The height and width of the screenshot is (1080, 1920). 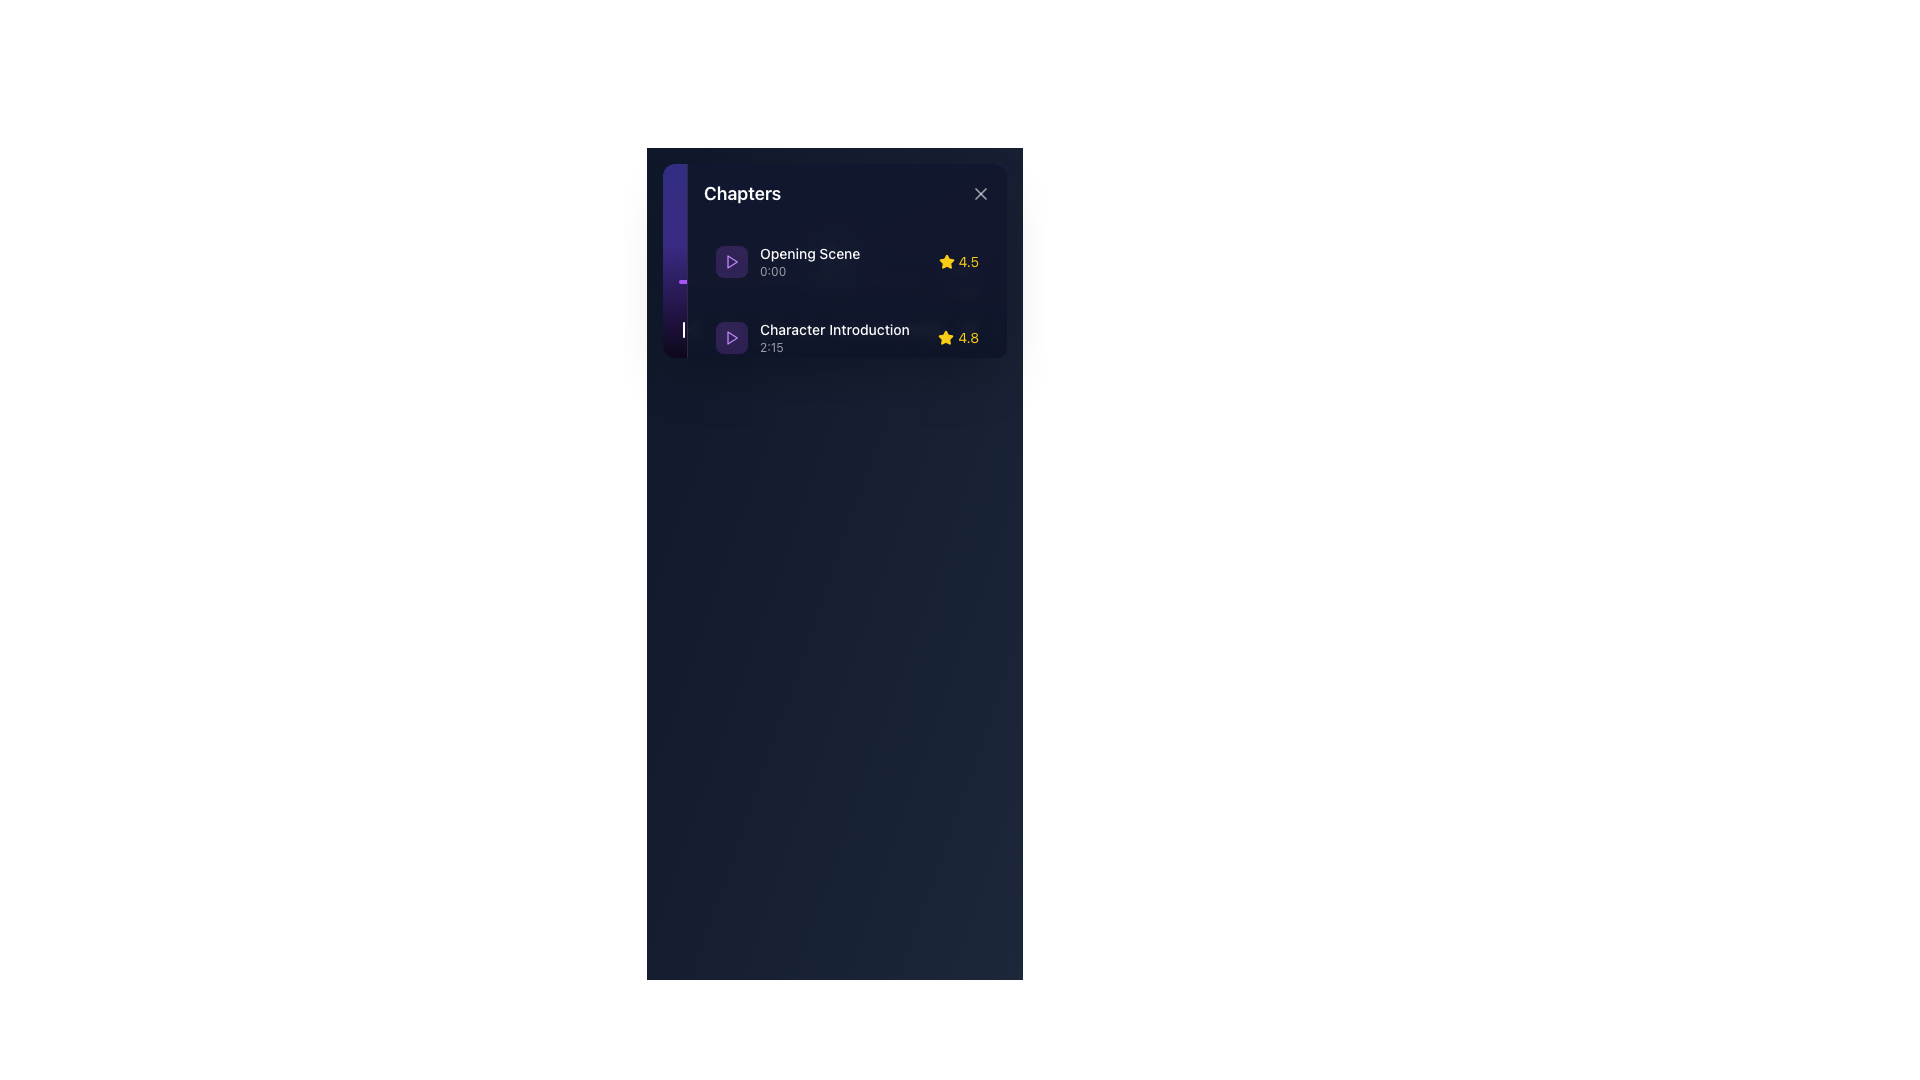 What do you see at coordinates (787, 261) in the screenshot?
I see `the first chapter item labeled 'Opening Scene' in the vertical list within the 'Chapters' panel` at bounding box center [787, 261].